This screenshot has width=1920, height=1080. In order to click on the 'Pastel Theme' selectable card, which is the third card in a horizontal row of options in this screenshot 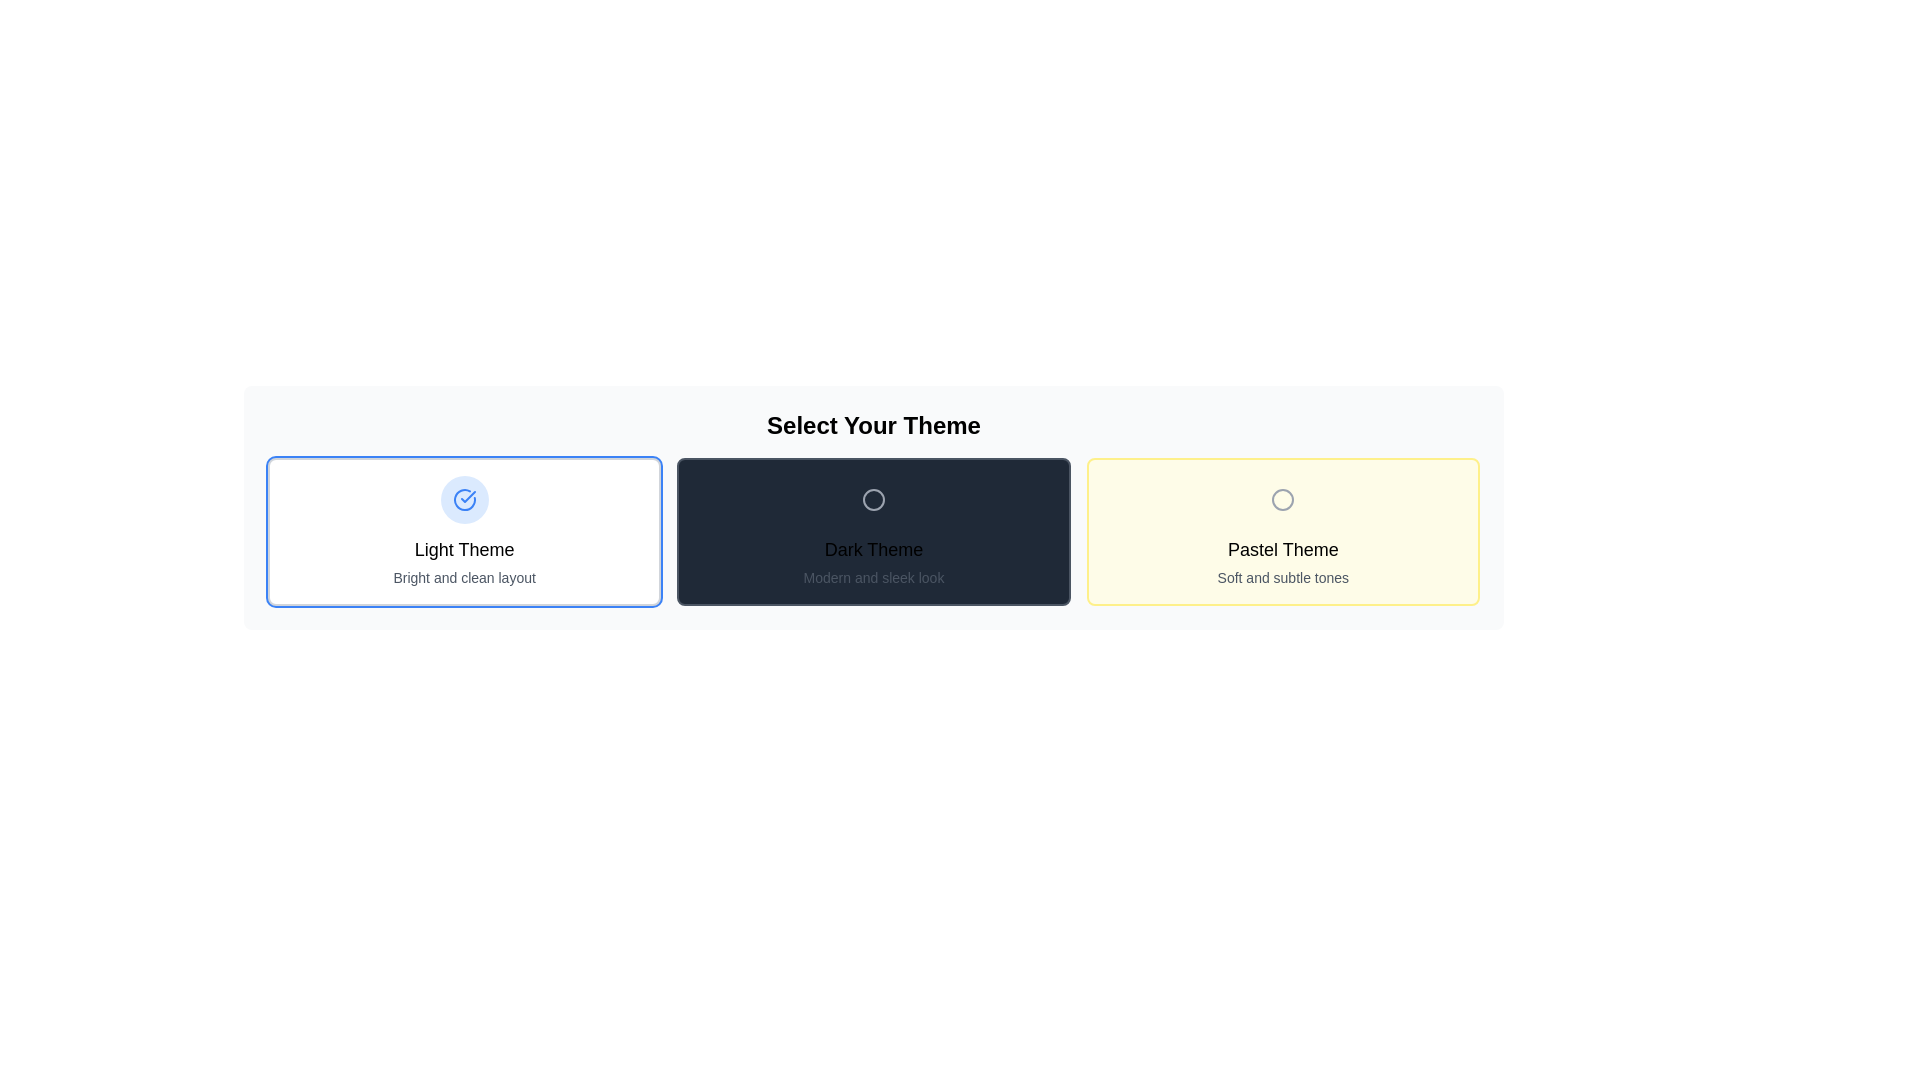, I will do `click(1283, 531)`.